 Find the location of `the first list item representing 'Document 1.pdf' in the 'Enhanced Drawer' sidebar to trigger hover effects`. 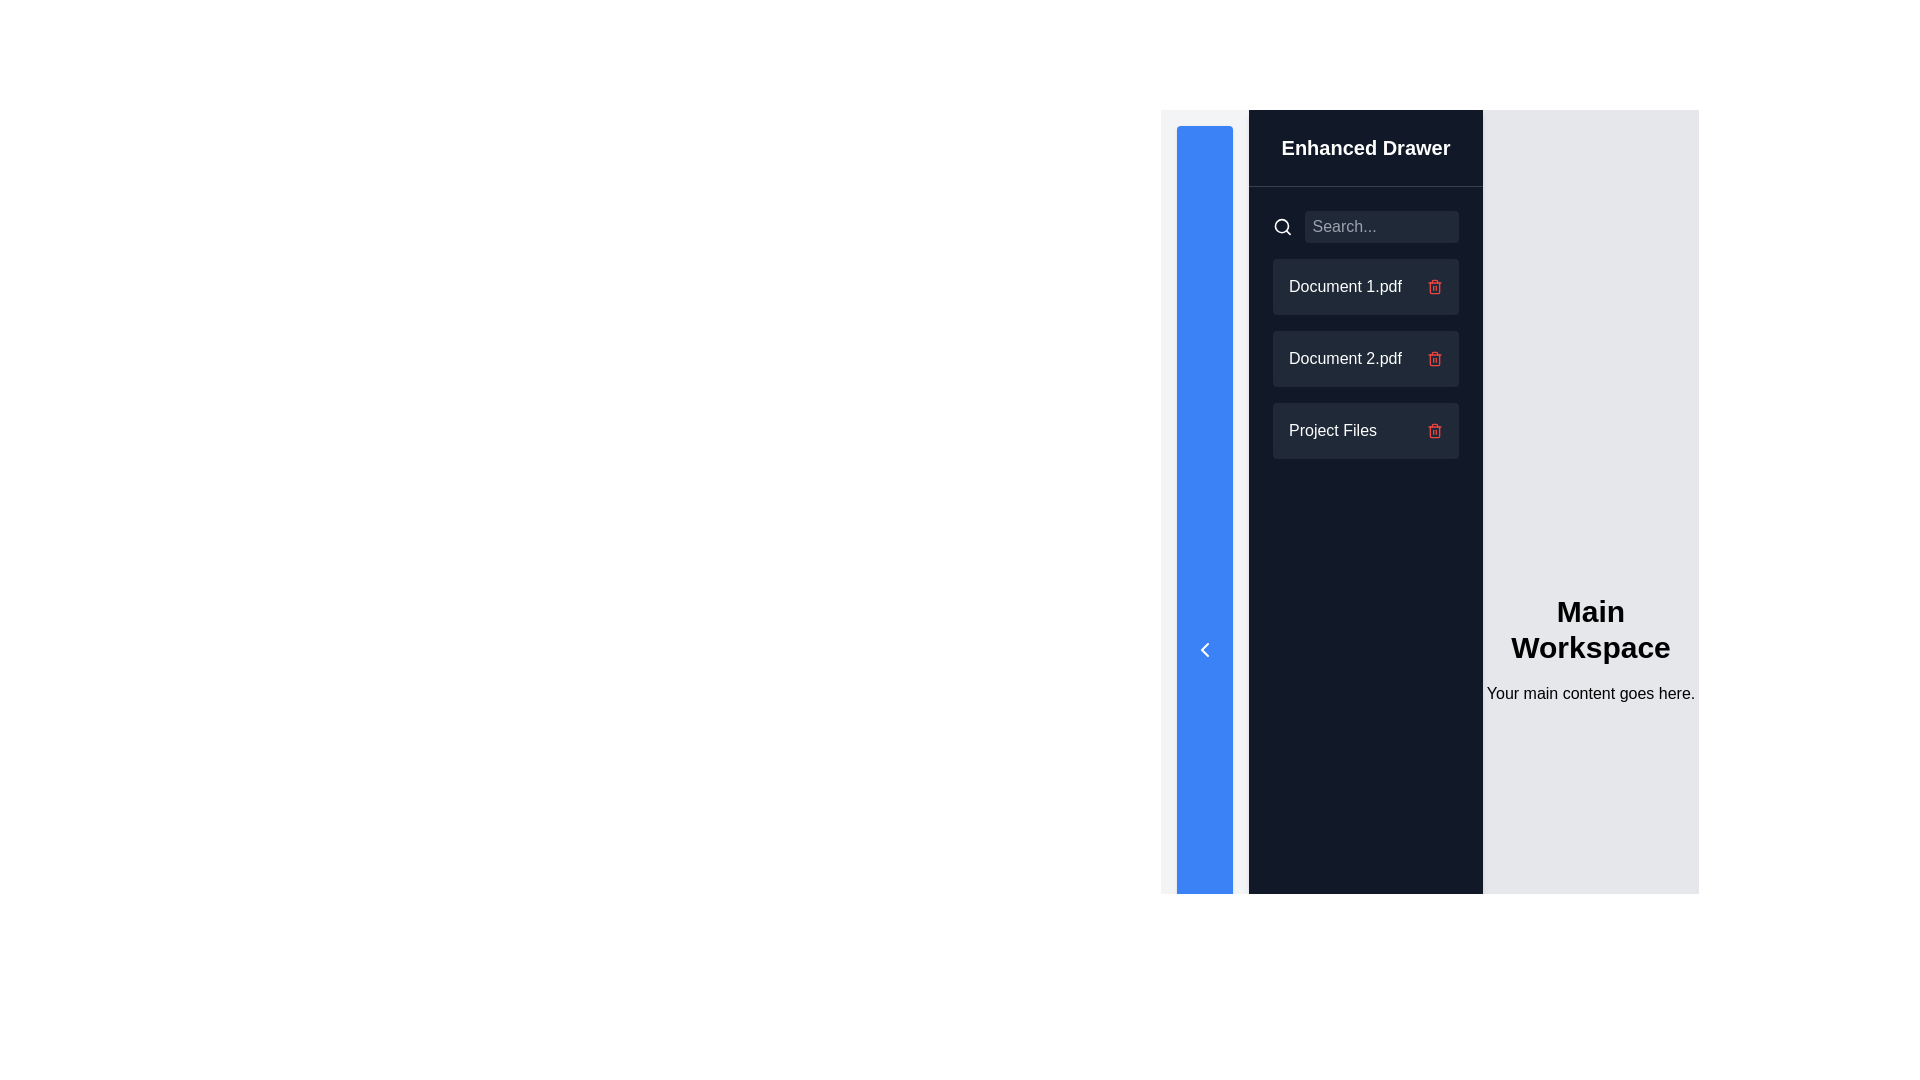

the first list item representing 'Document 1.pdf' in the 'Enhanced Drawer' sidebar to trigger hover effects is located at coordinates (1365, 286).